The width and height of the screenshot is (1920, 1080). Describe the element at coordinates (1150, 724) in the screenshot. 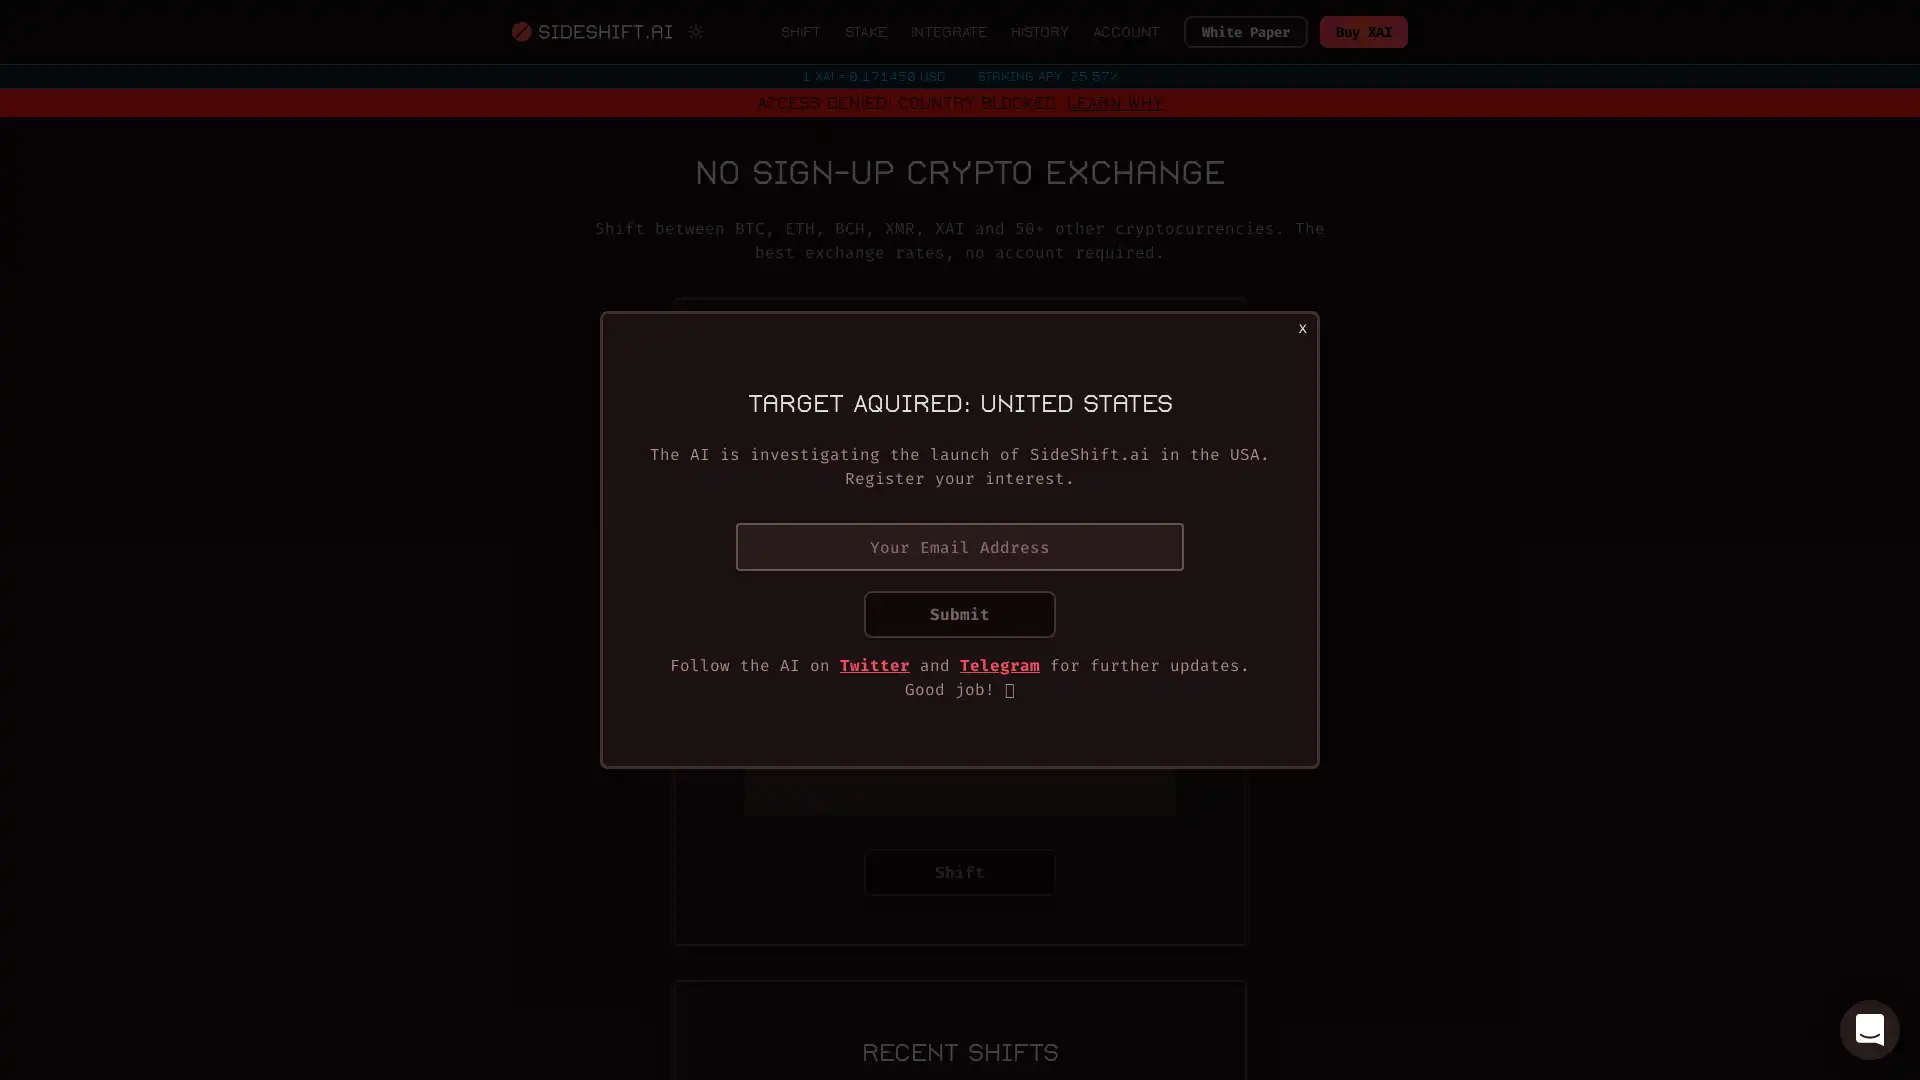

I see `Scan QR Code` at that location.